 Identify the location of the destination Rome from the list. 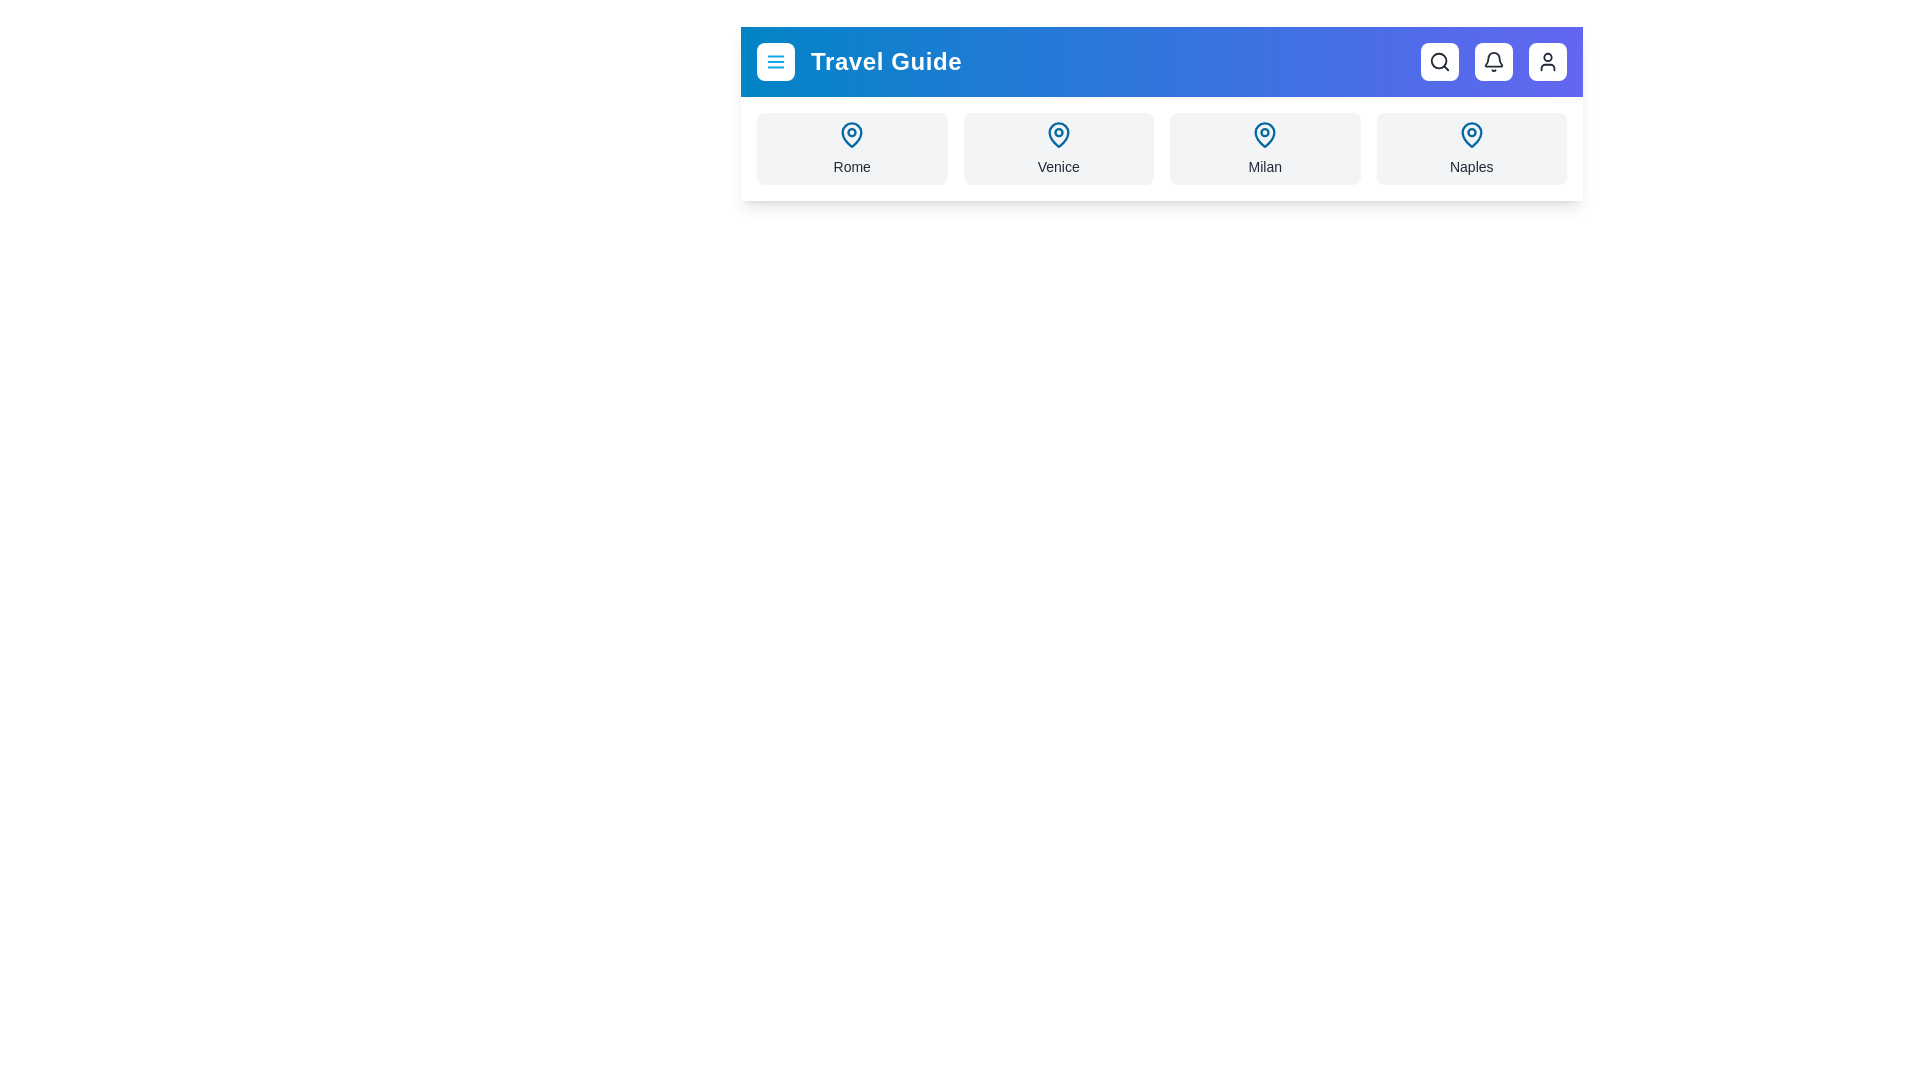
(851, 148).